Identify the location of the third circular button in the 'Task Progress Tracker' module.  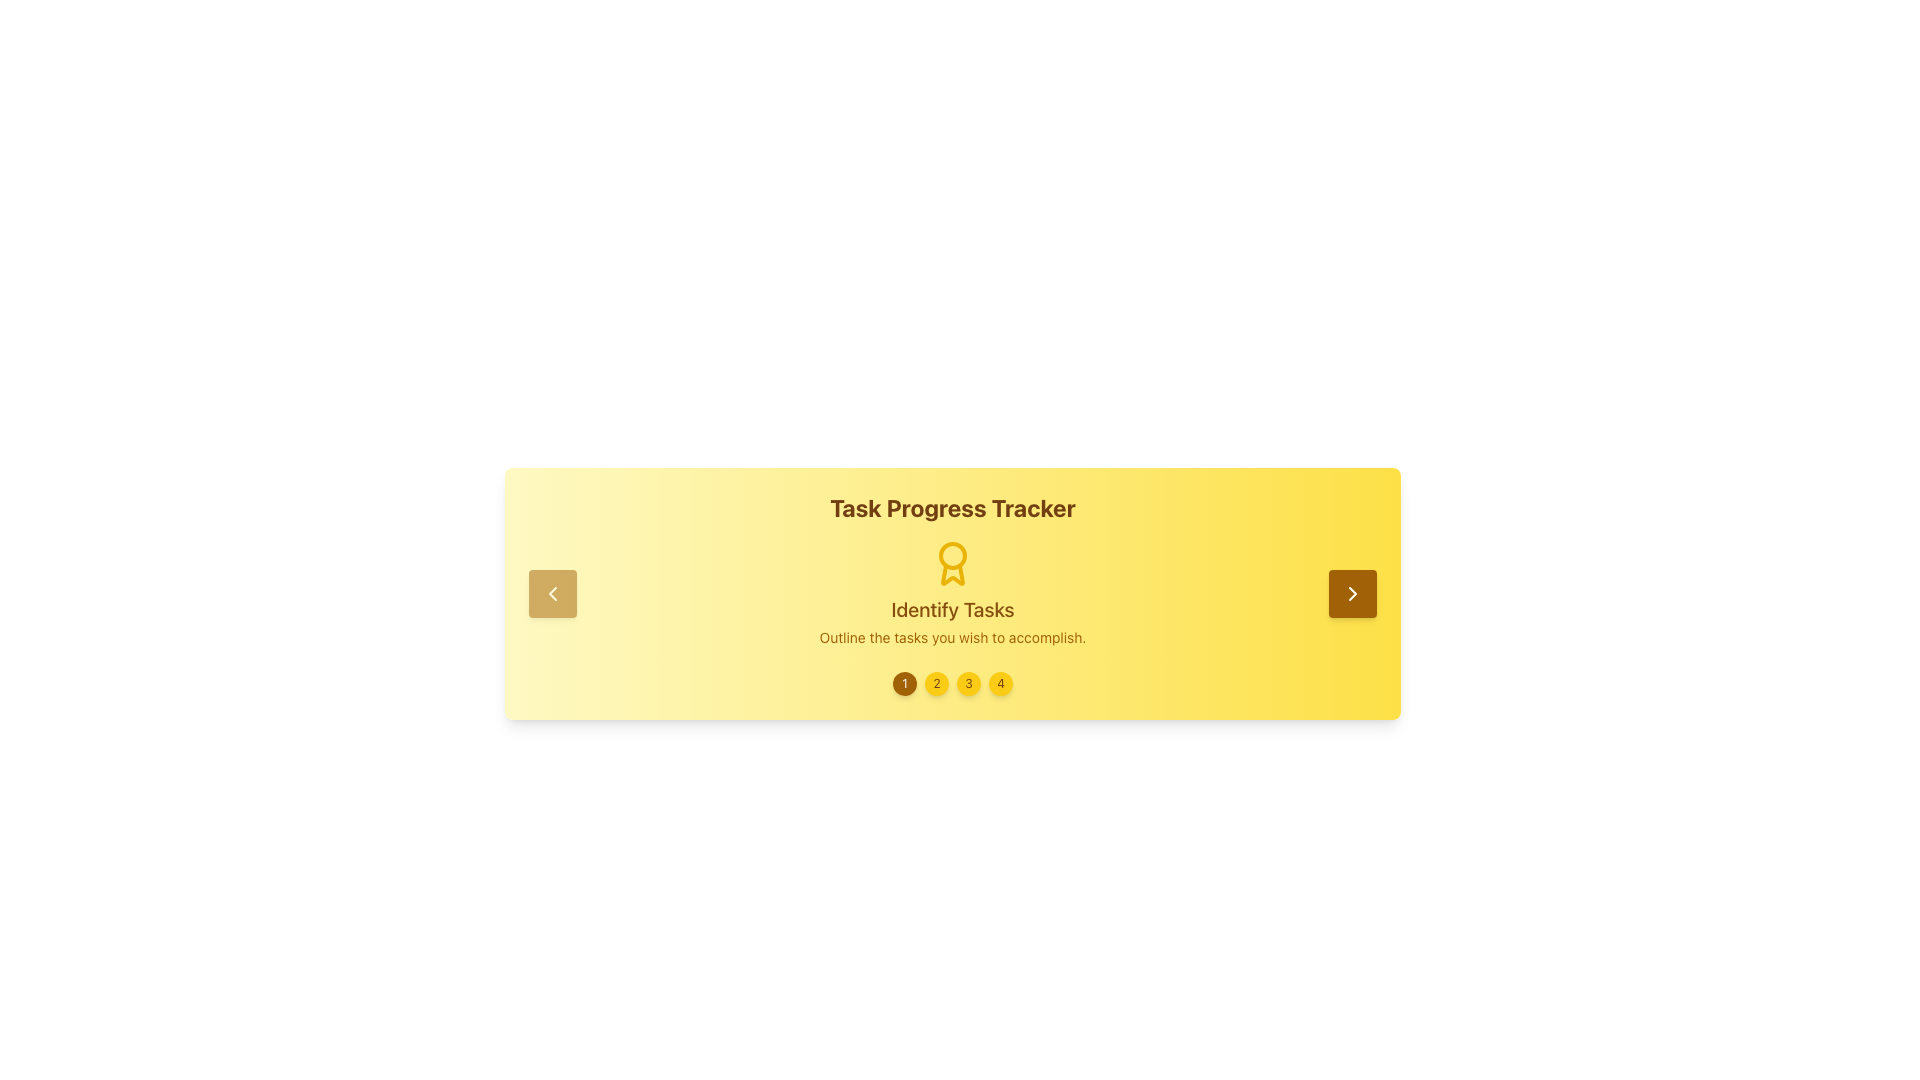
(969, 682).